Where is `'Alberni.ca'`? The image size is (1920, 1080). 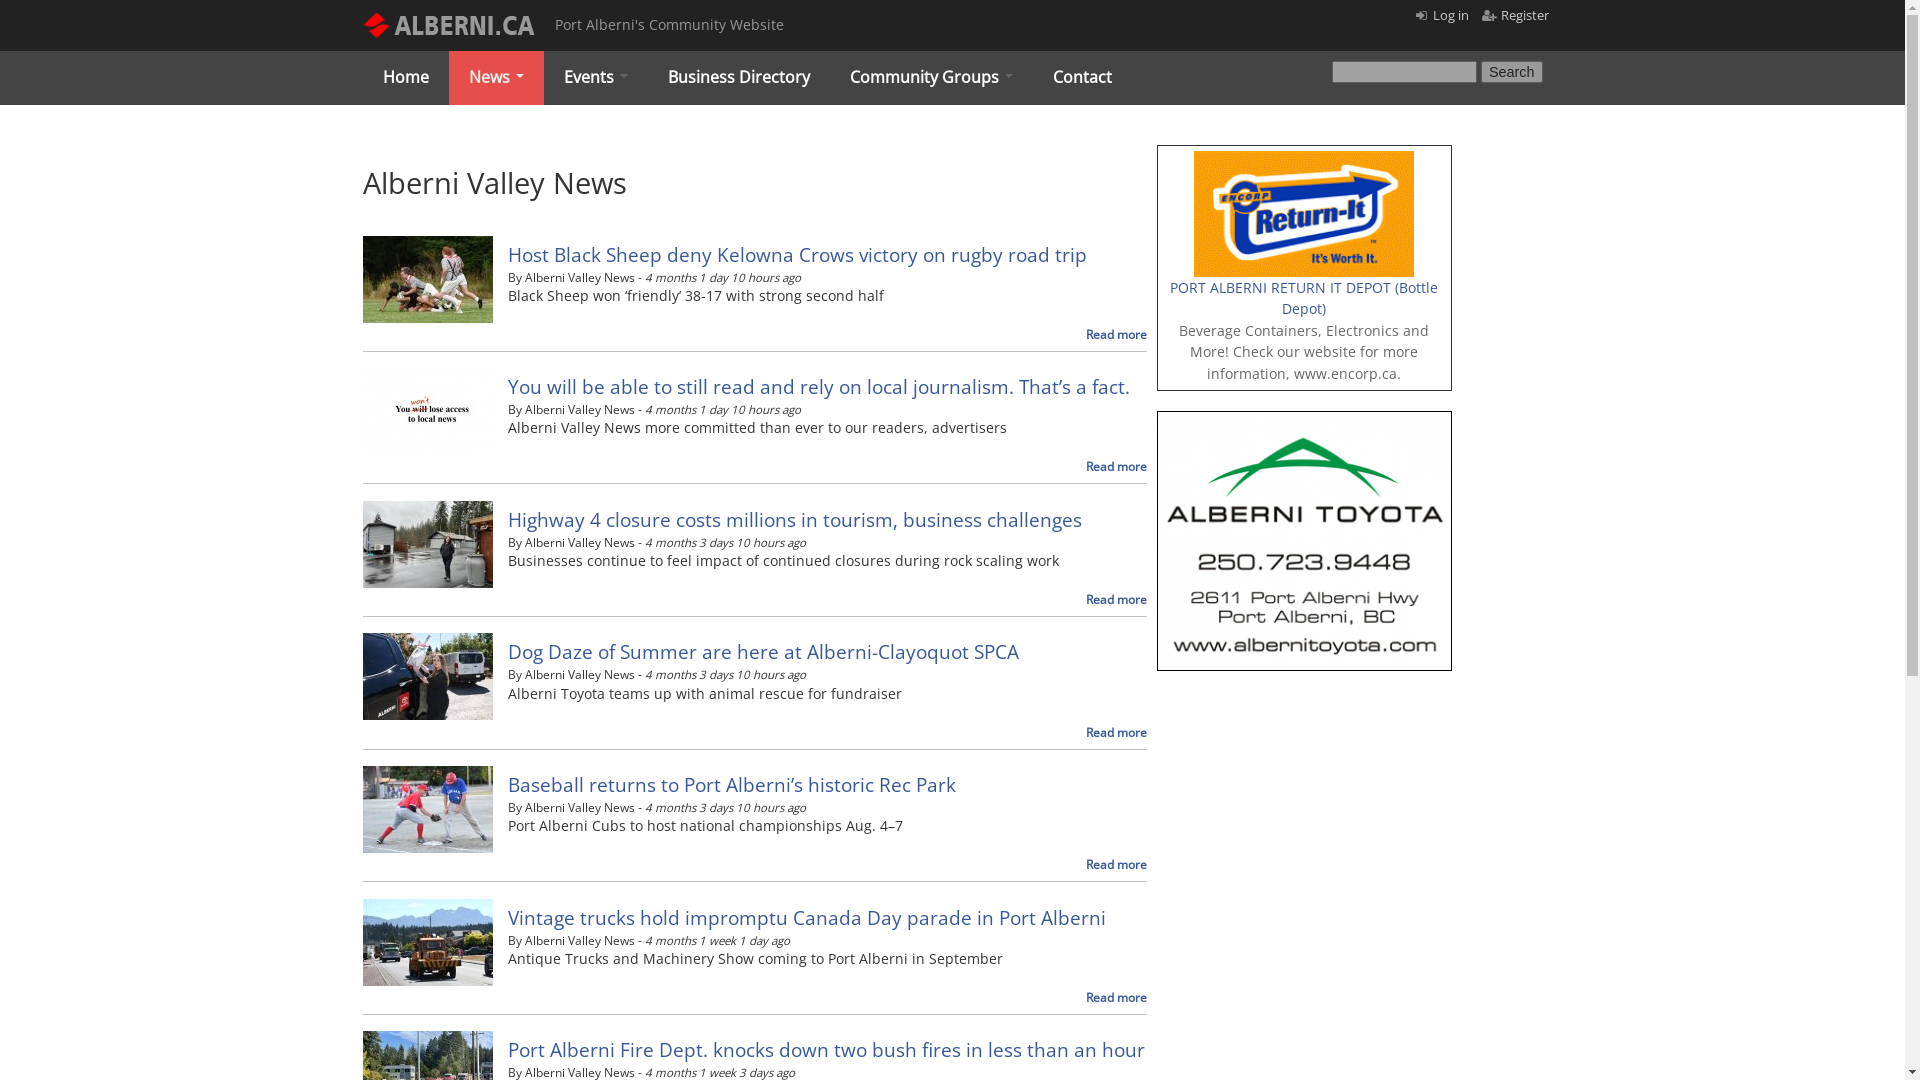 'Alberni.ca' is located at coordinates (542, 181).